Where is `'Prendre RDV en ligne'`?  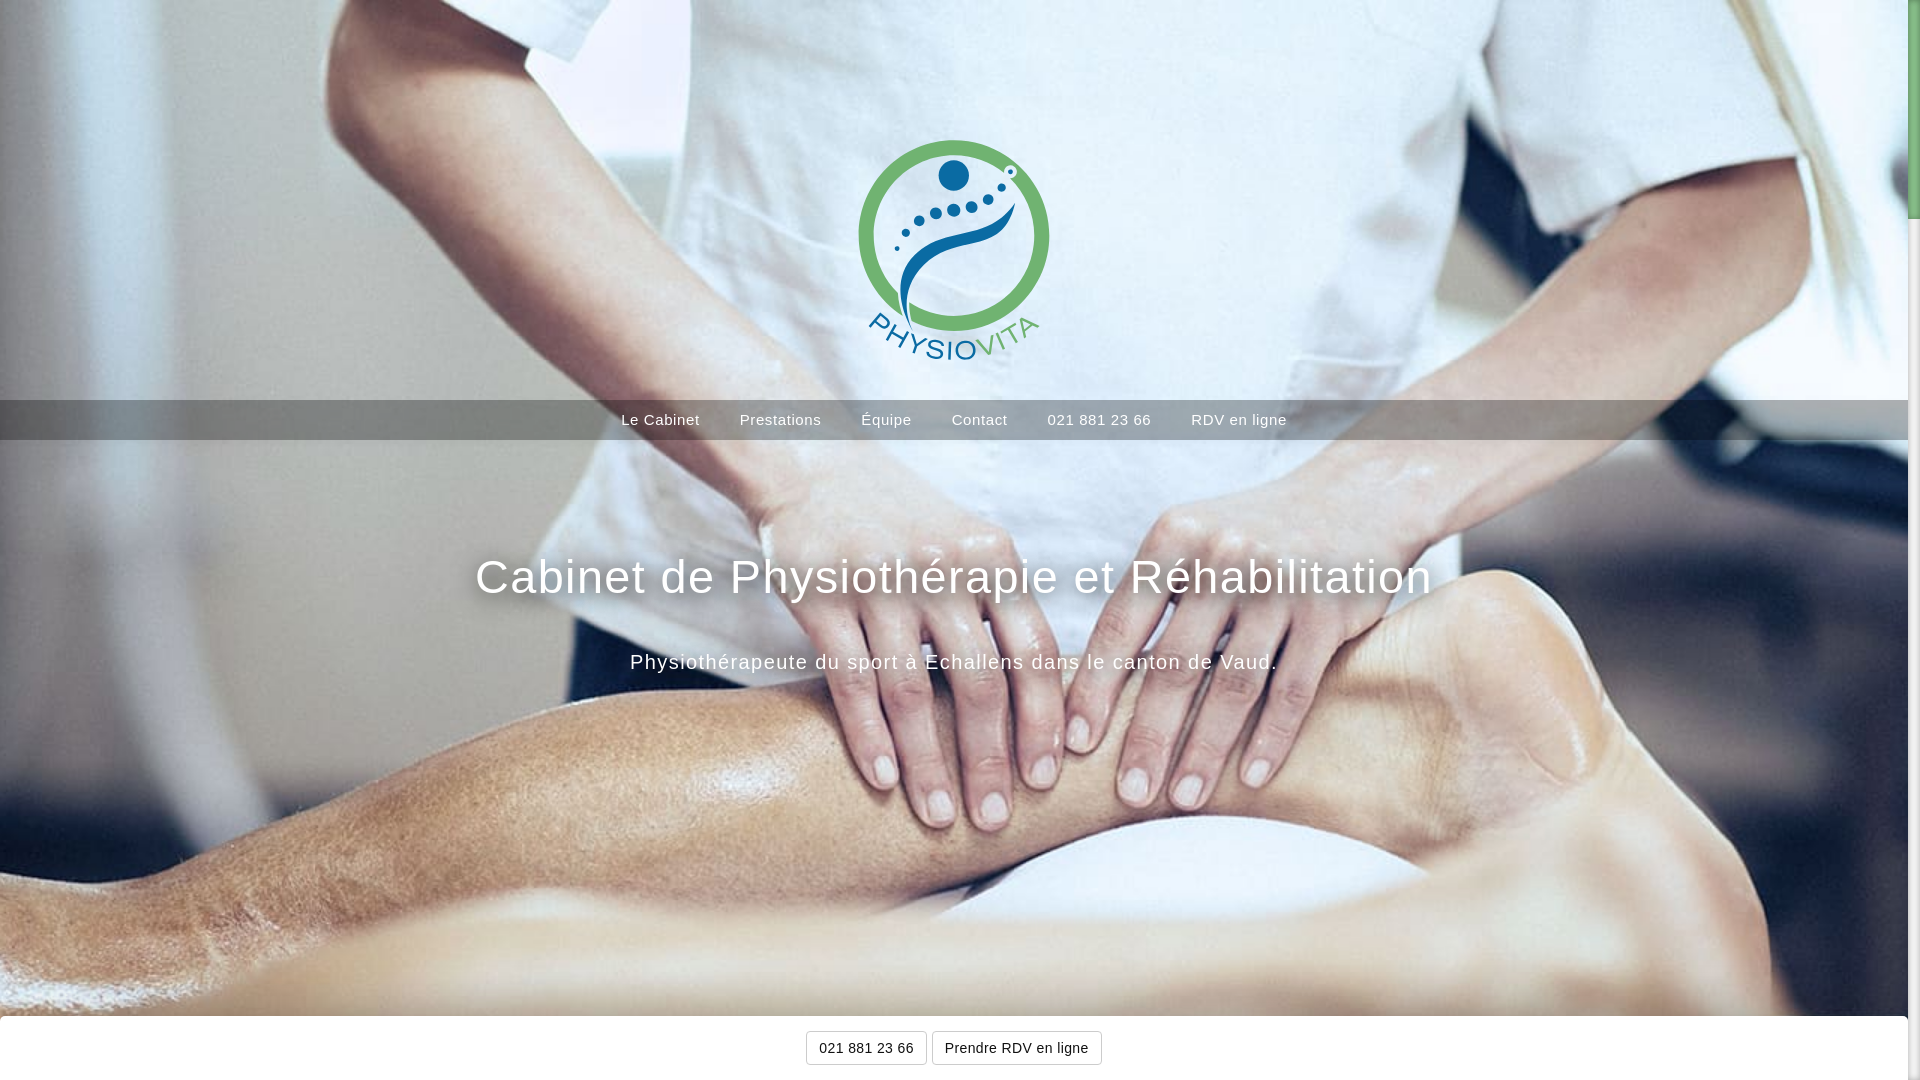 'Prendre RDV en ligne' is located at coordinates (1017, 1047).